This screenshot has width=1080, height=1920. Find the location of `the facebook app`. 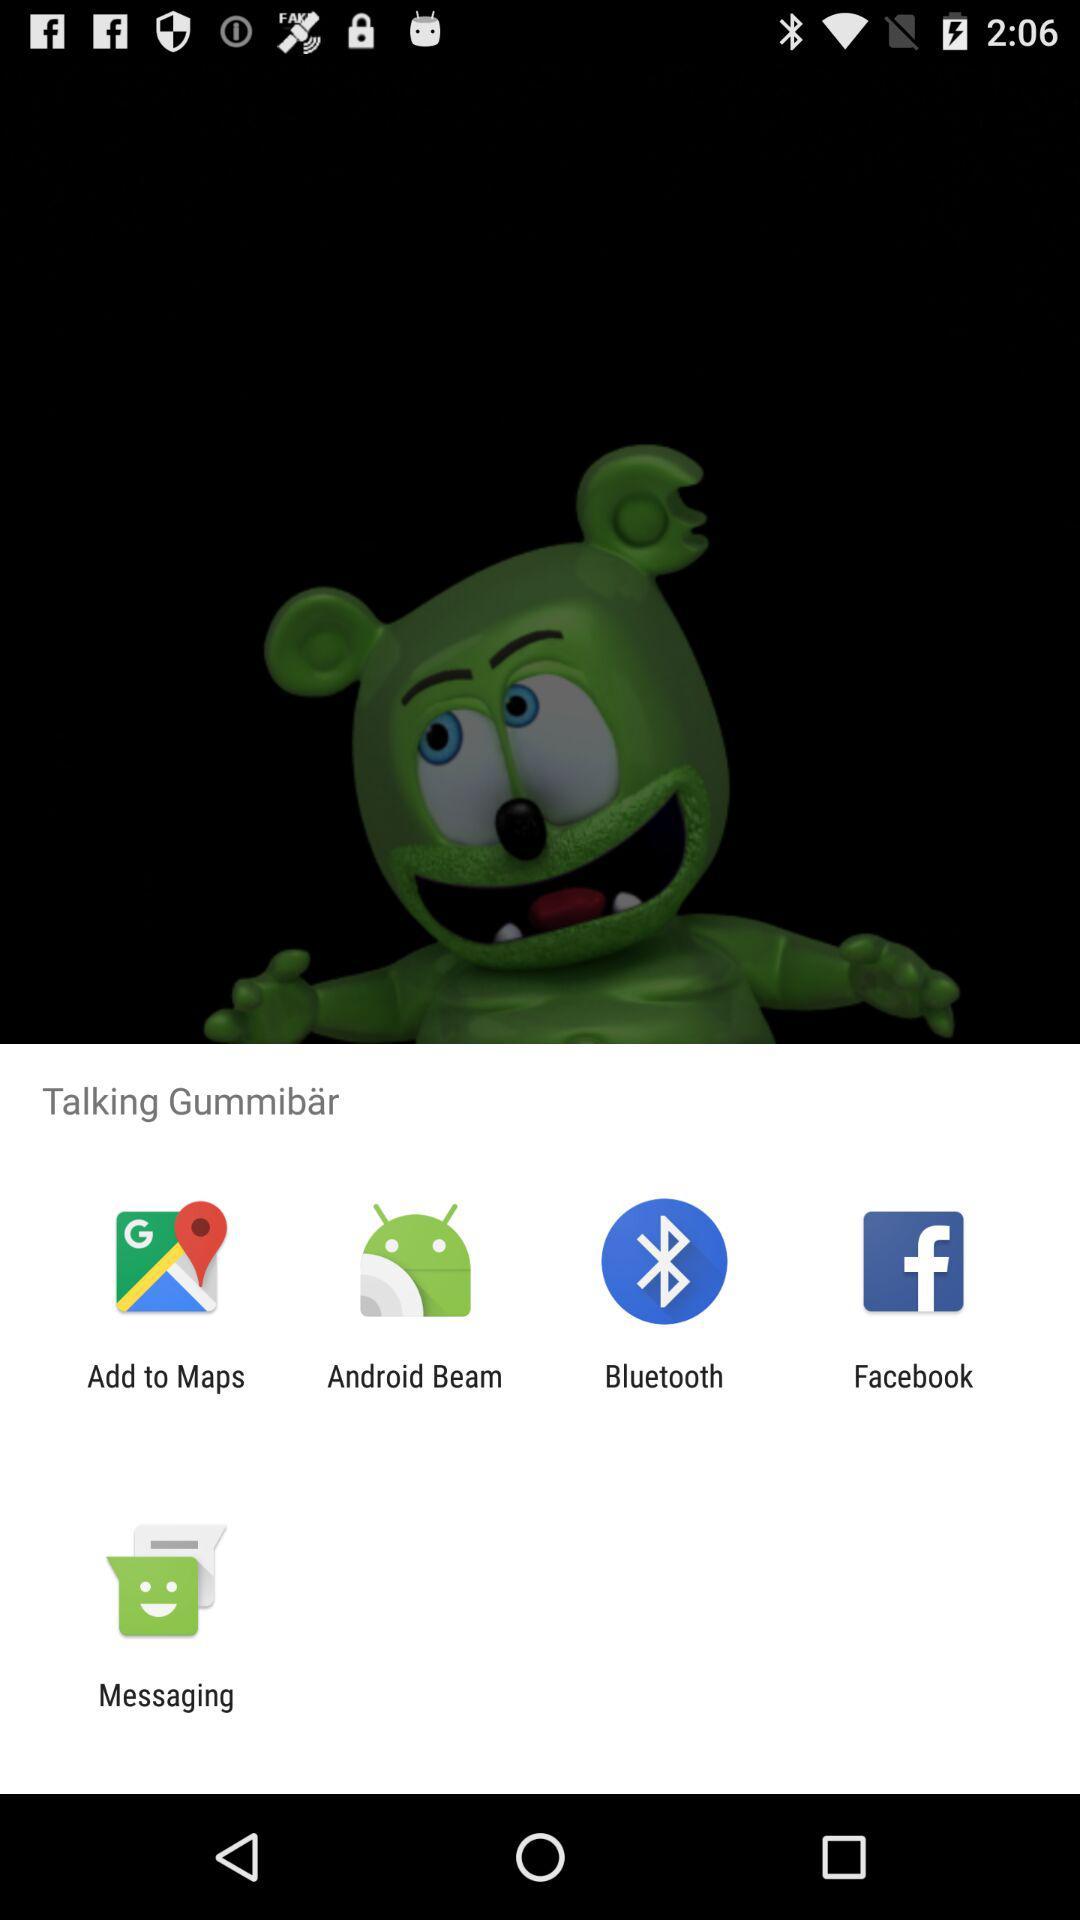

the facebook app is located at coordinates (913, 1392).